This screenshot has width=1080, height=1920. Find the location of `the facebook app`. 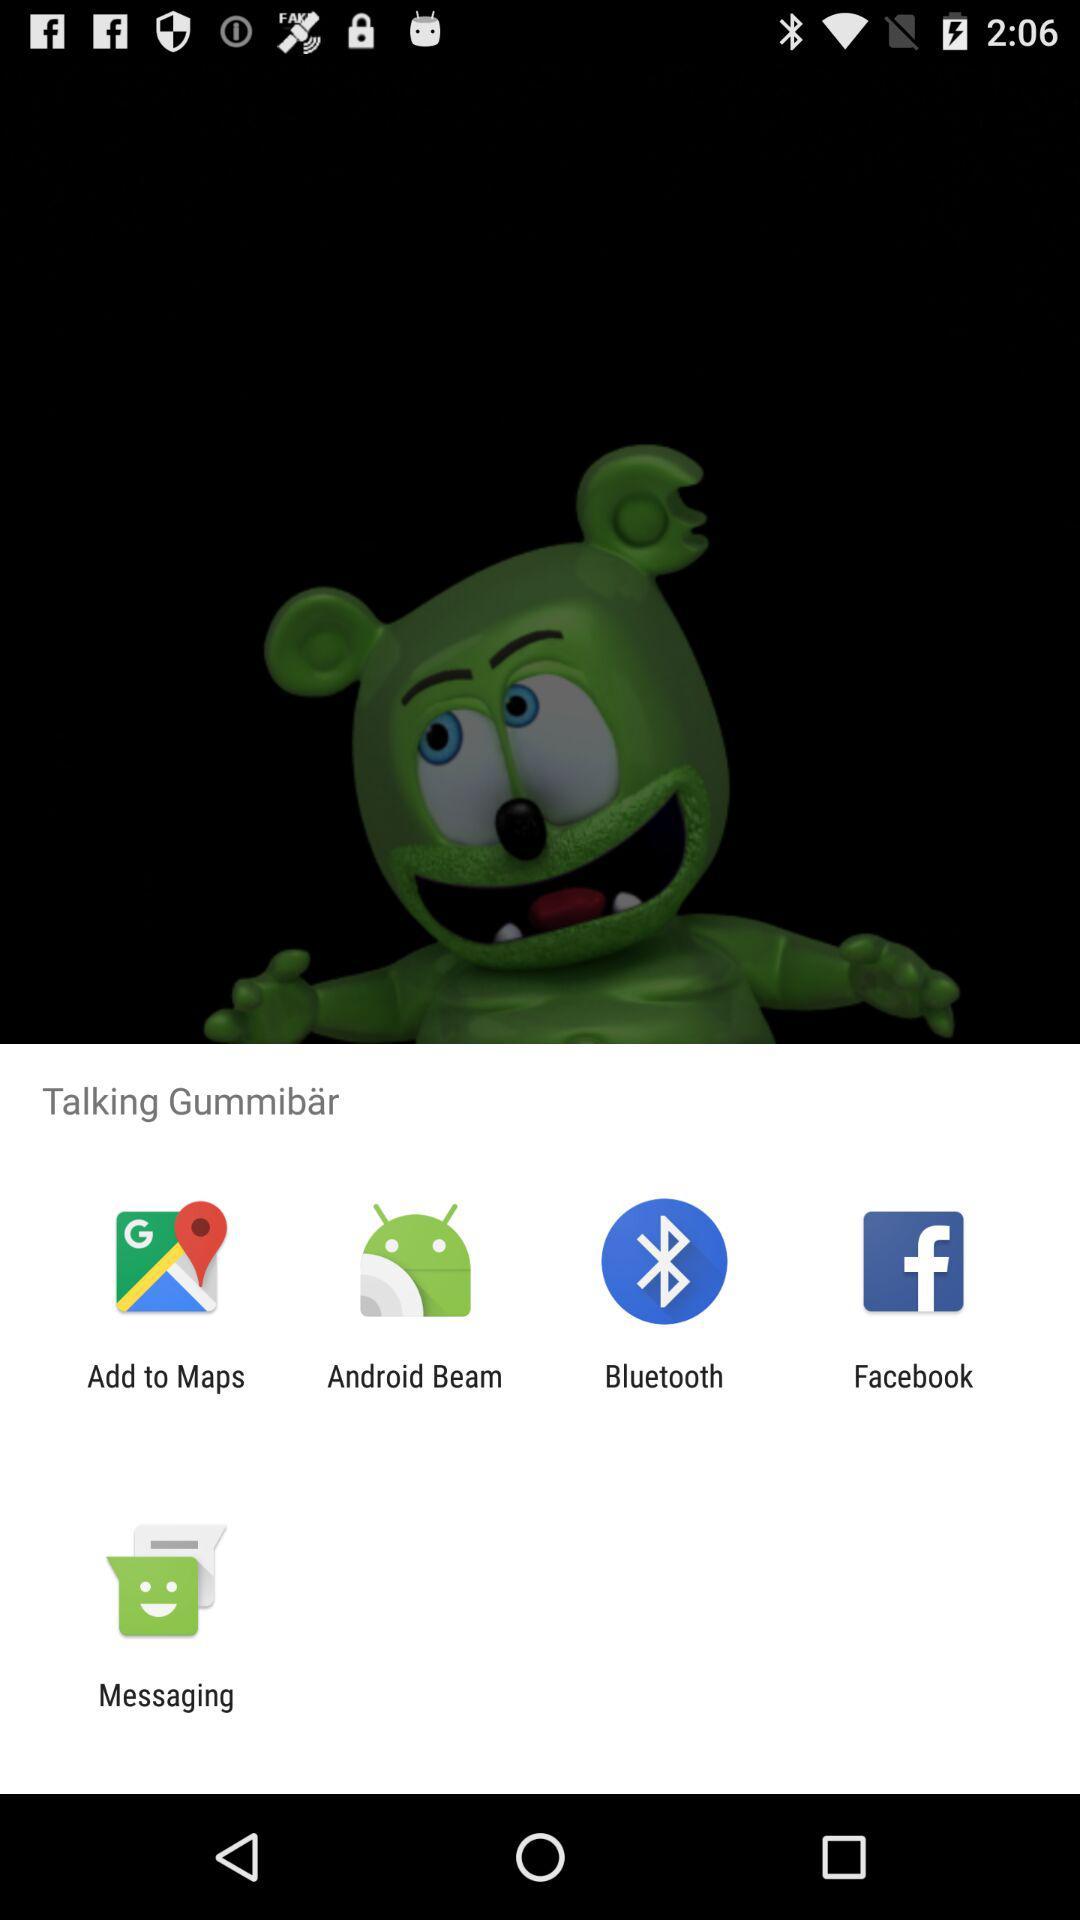

the facebook app is located at coordinates (913, 1392).